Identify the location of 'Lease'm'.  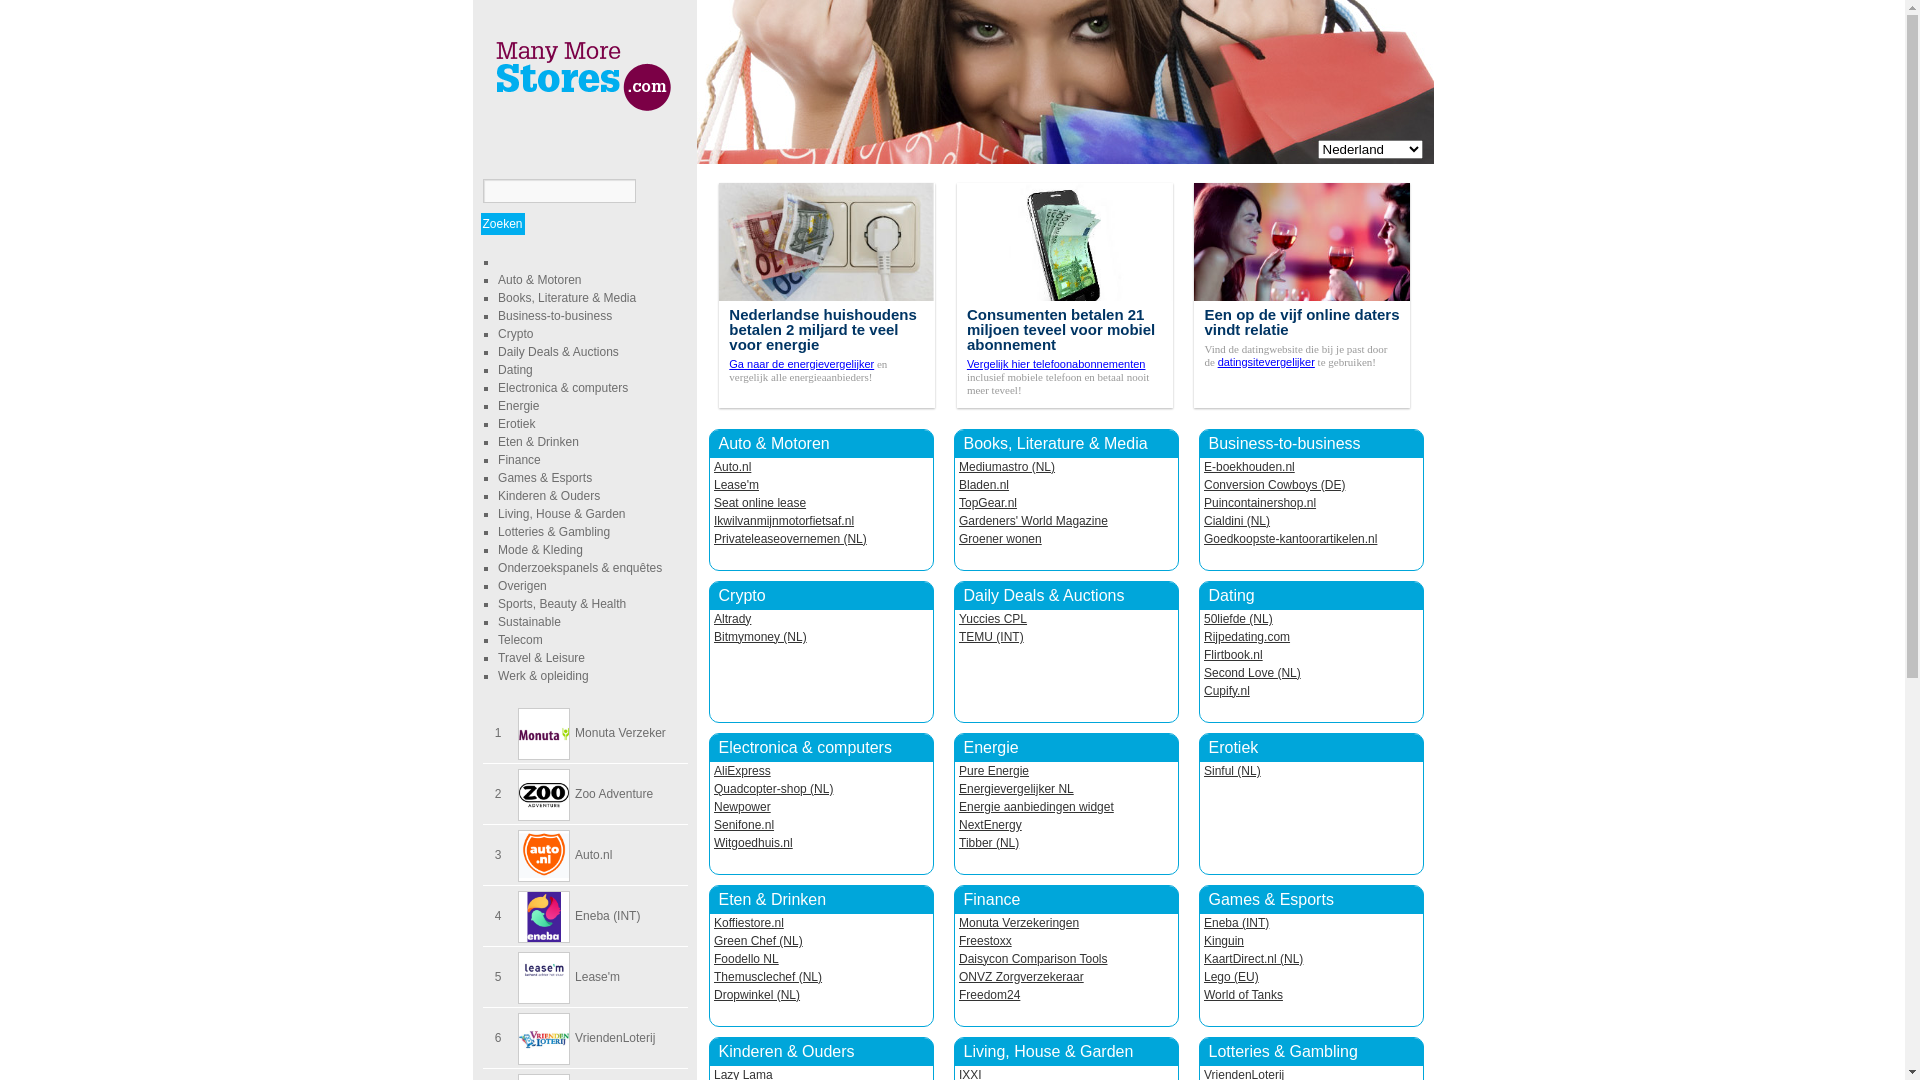
(596, 975).